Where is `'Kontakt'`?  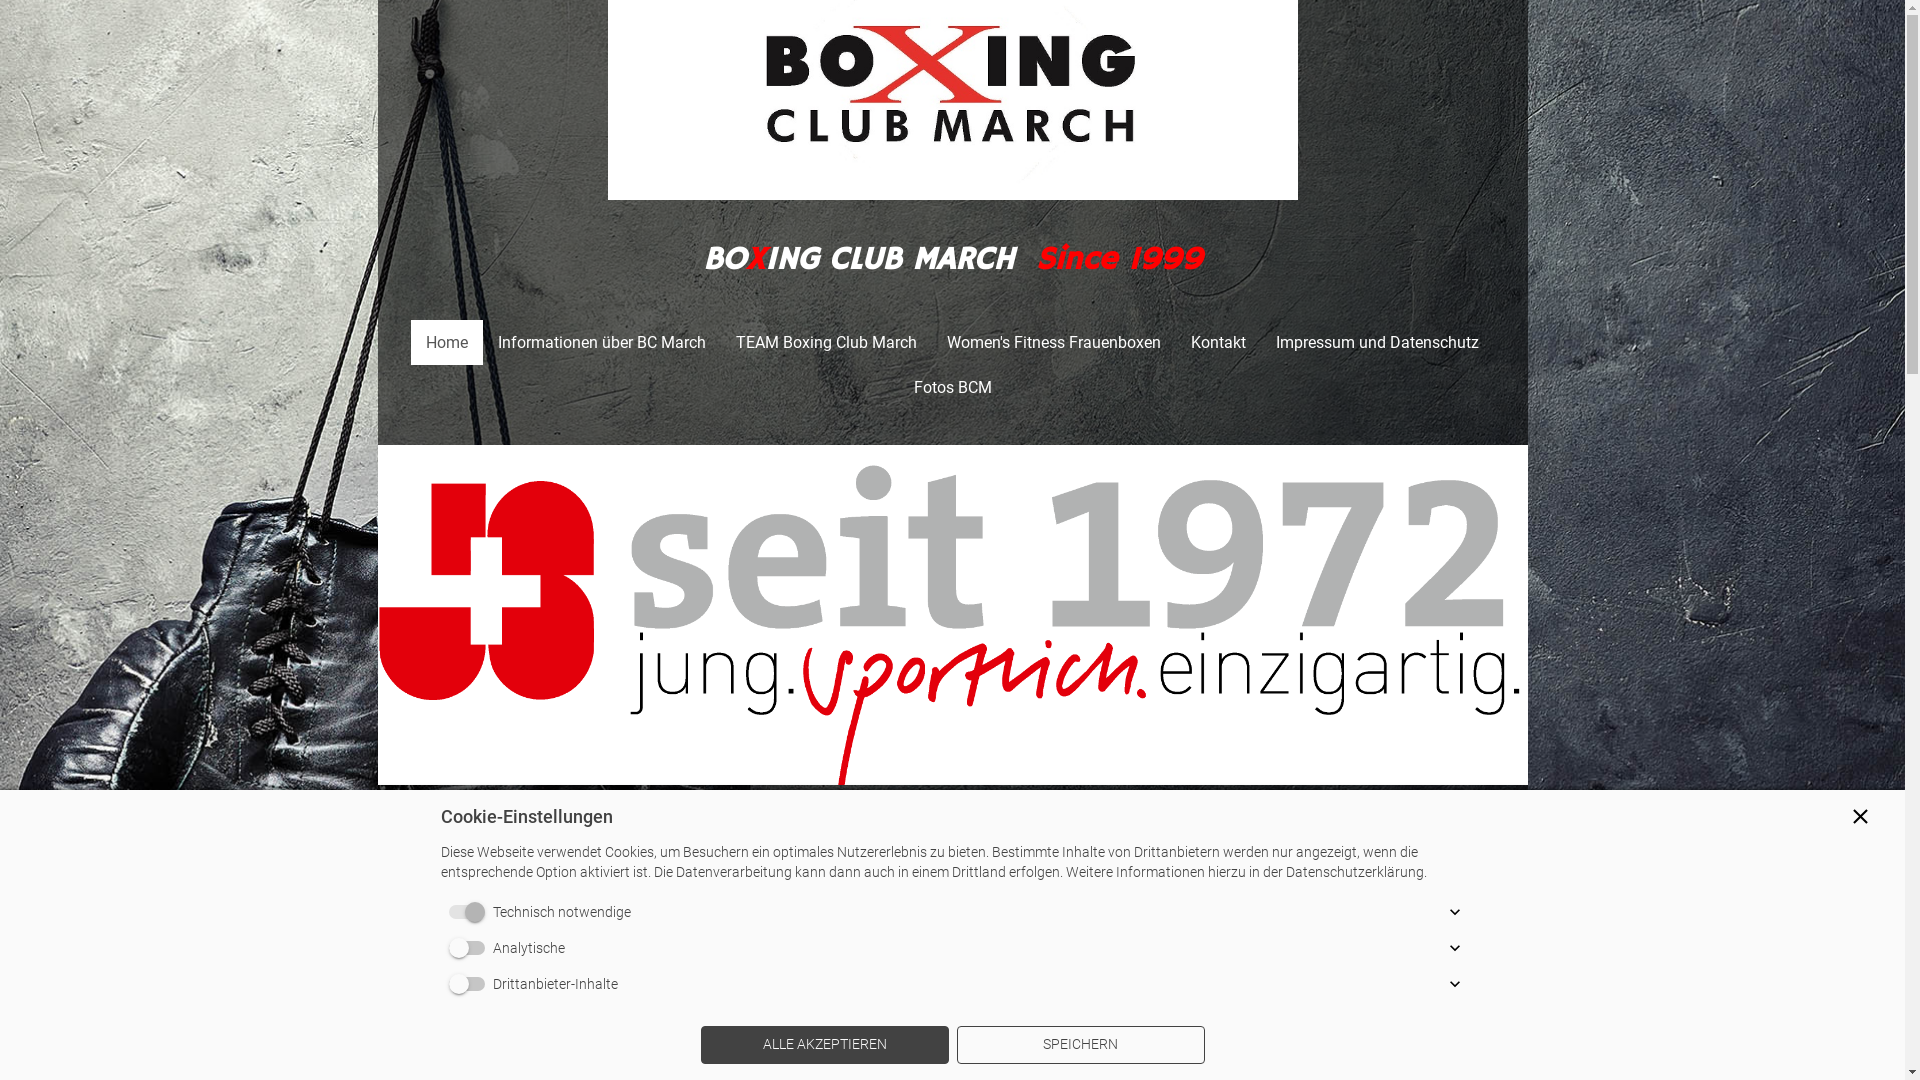 'Kontakt' is located at coordinates (1217, 341).